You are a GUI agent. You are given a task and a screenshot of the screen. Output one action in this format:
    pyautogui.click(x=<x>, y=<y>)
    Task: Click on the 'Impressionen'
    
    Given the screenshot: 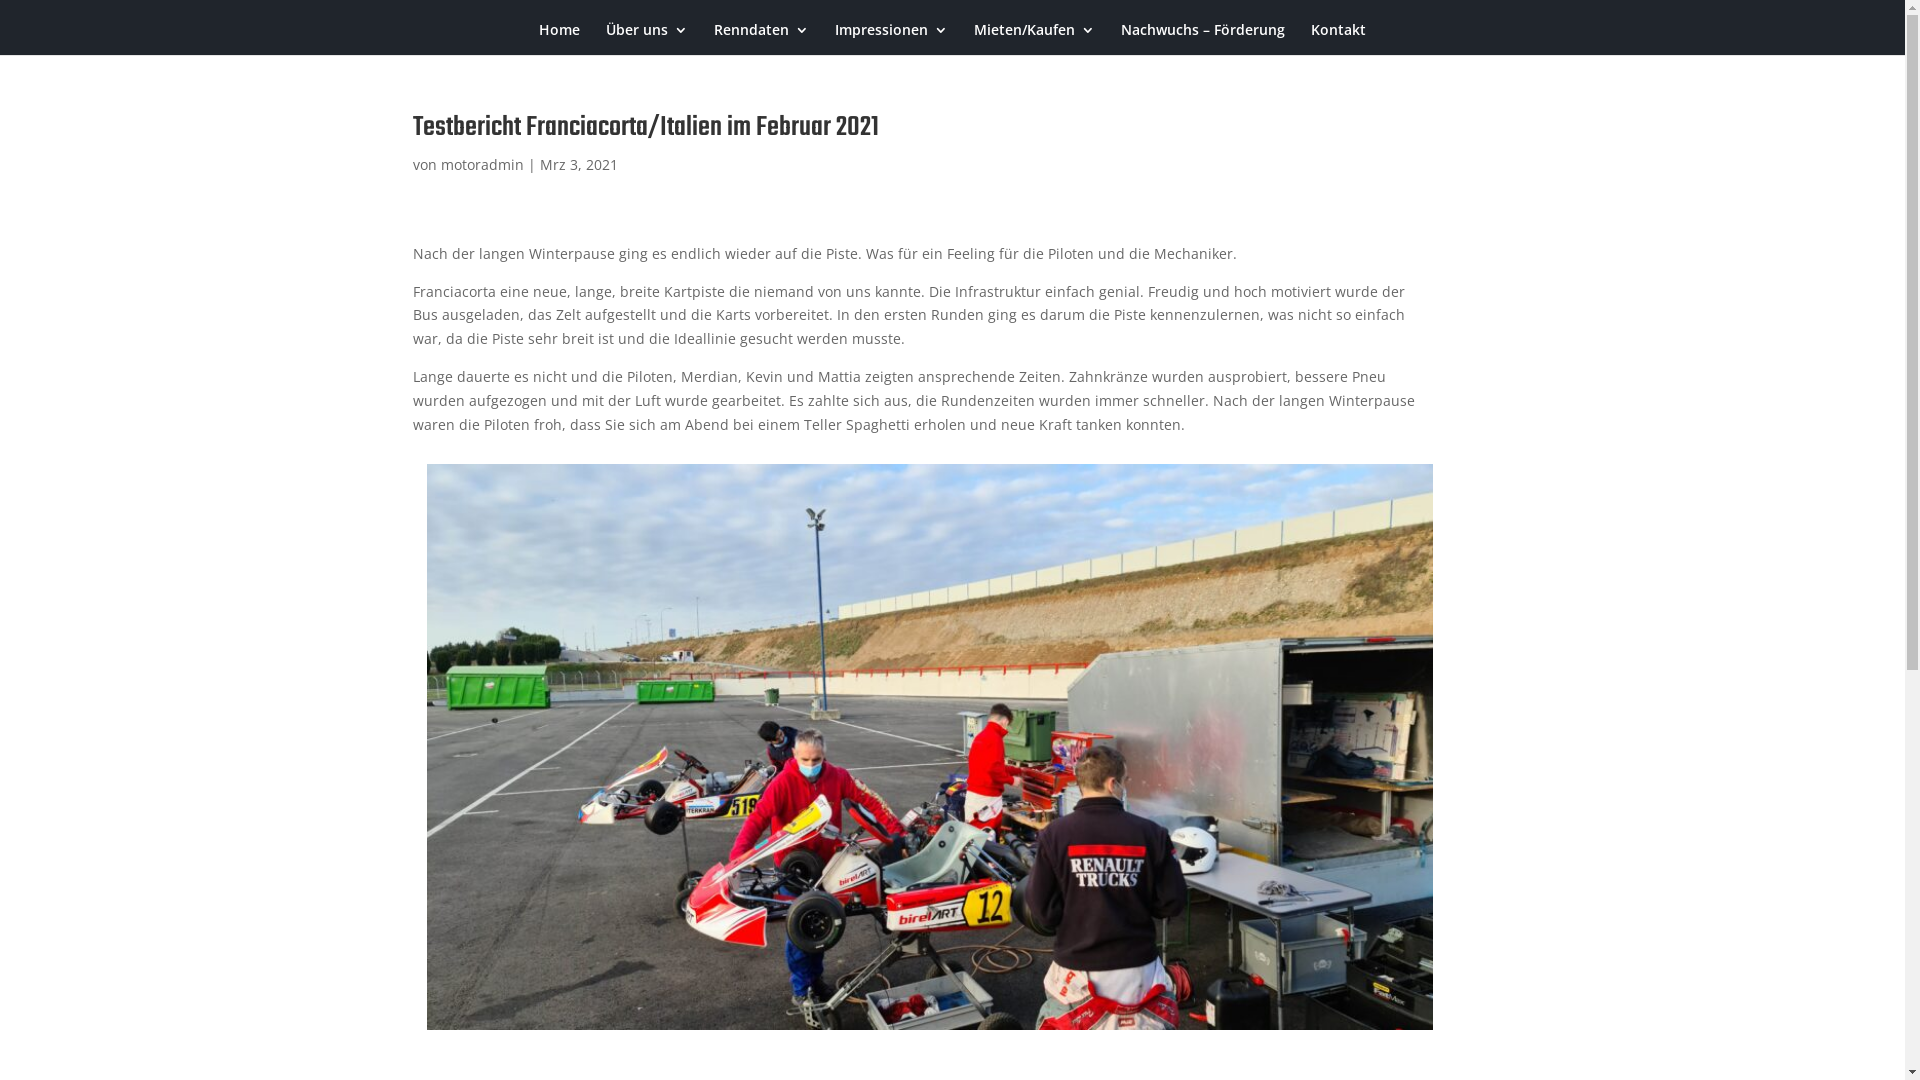 What is the action you would take?
    pyautogui.click(x=890, y=38)
    